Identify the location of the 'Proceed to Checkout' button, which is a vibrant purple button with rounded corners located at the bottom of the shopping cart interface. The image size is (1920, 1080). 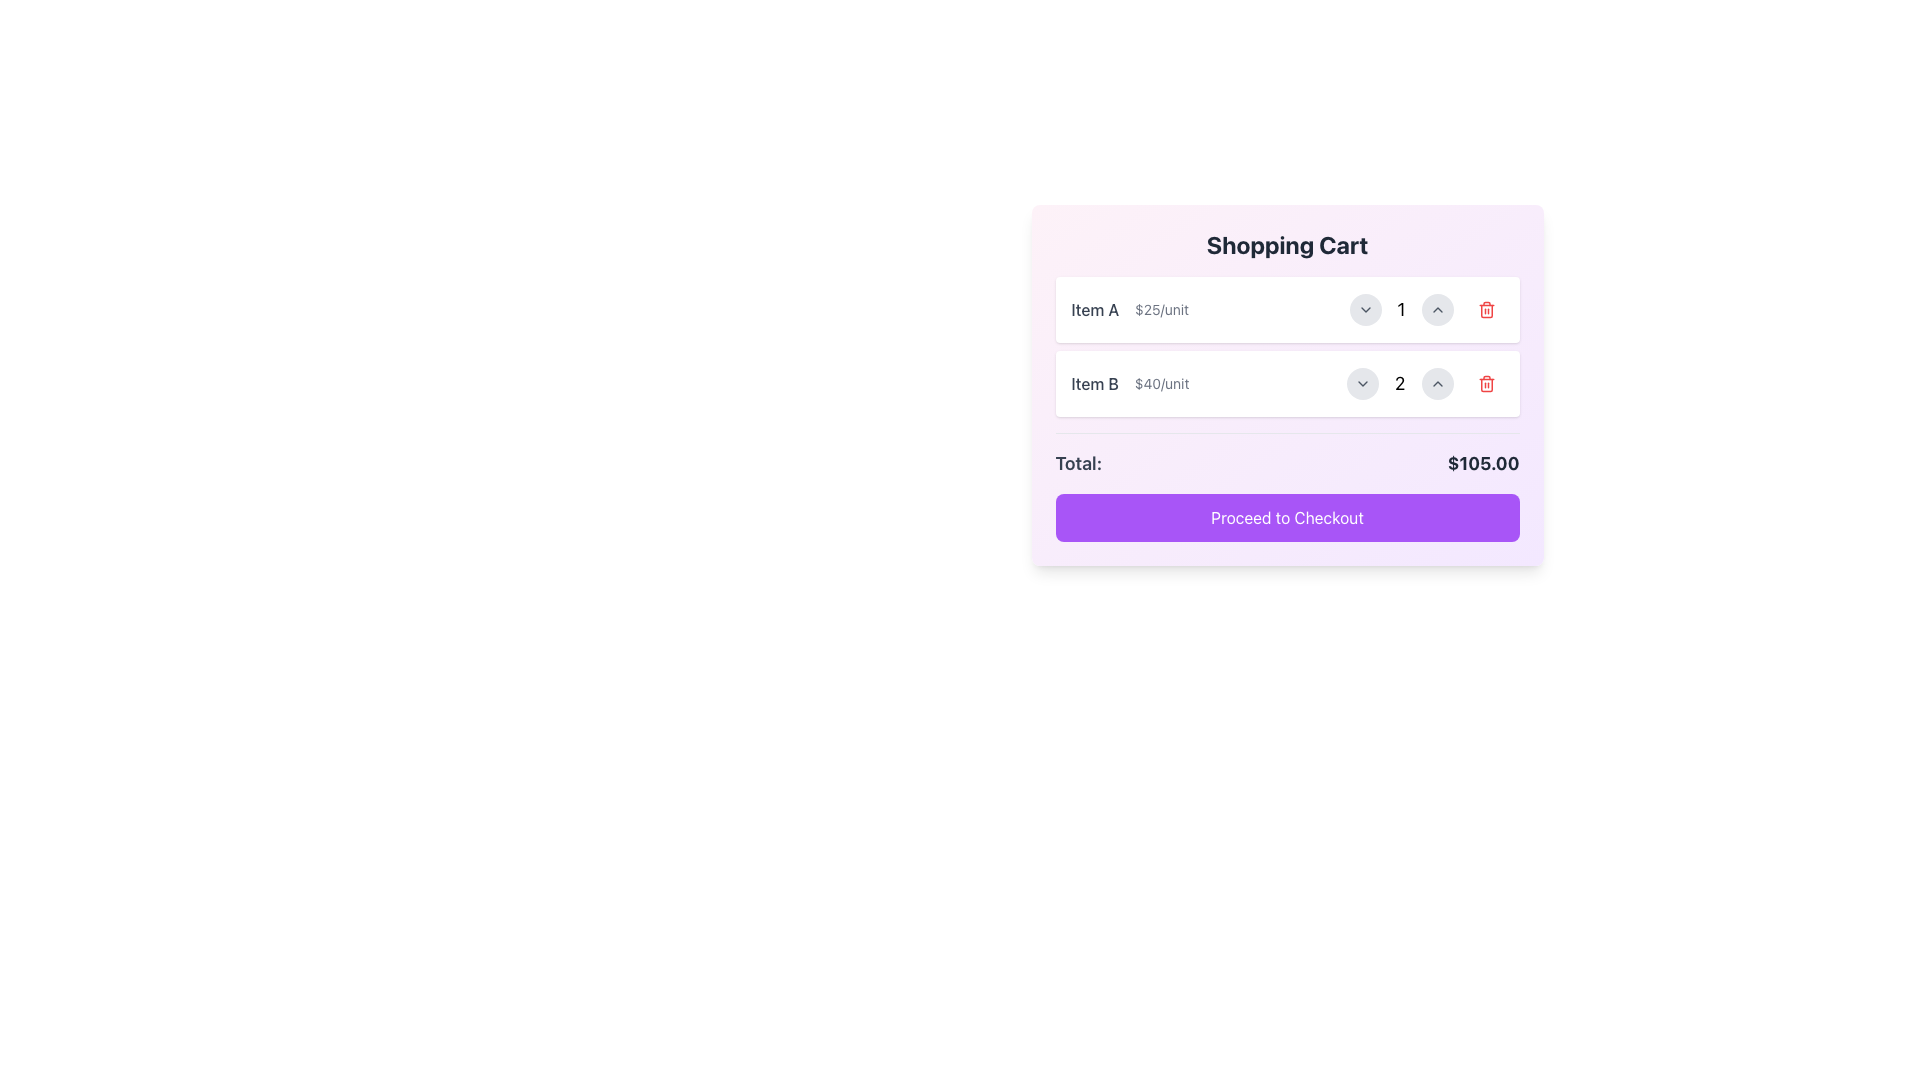
(1287, 516).